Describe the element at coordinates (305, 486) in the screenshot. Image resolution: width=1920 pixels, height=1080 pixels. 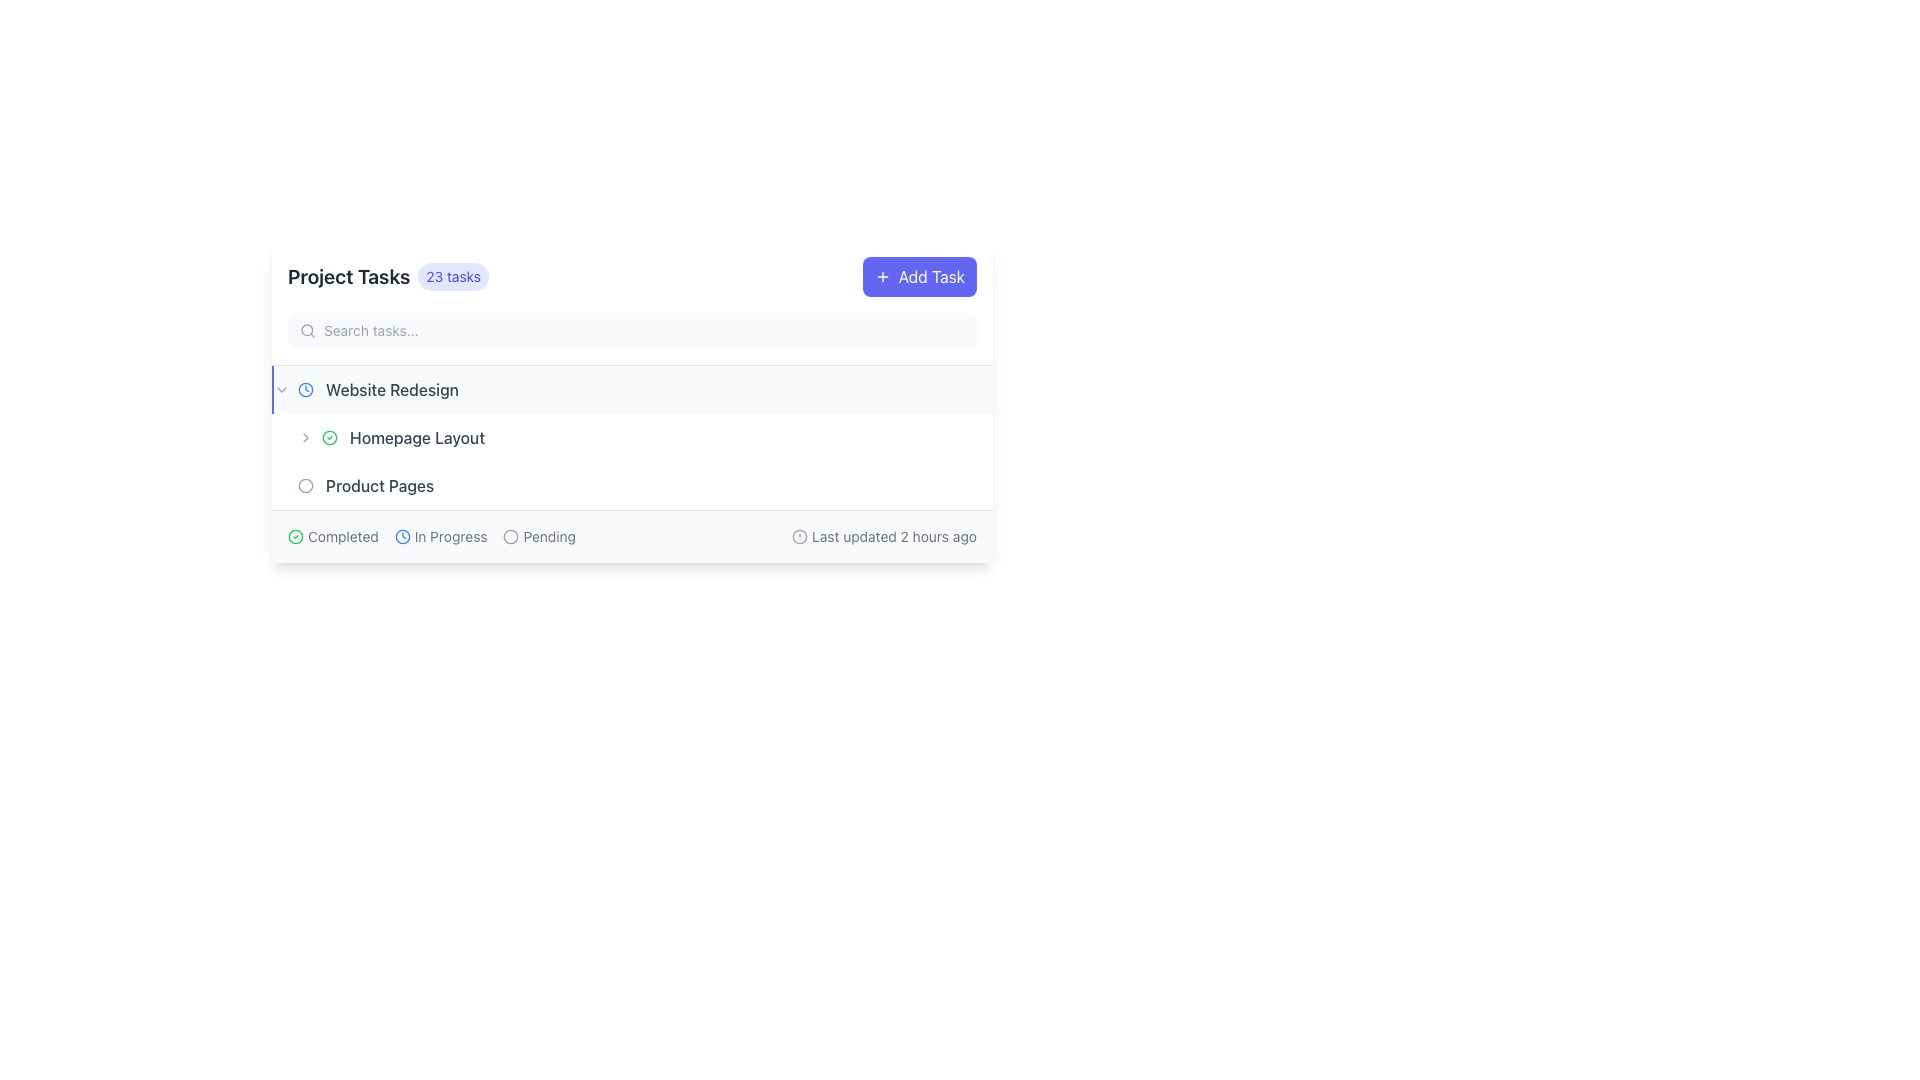
I see `the SVG circle element that serves as a visual indicator for the 'Product Pages' task, located to the left of the 'Product Pages' text in the 'Project Tasks' UI section` at that location.